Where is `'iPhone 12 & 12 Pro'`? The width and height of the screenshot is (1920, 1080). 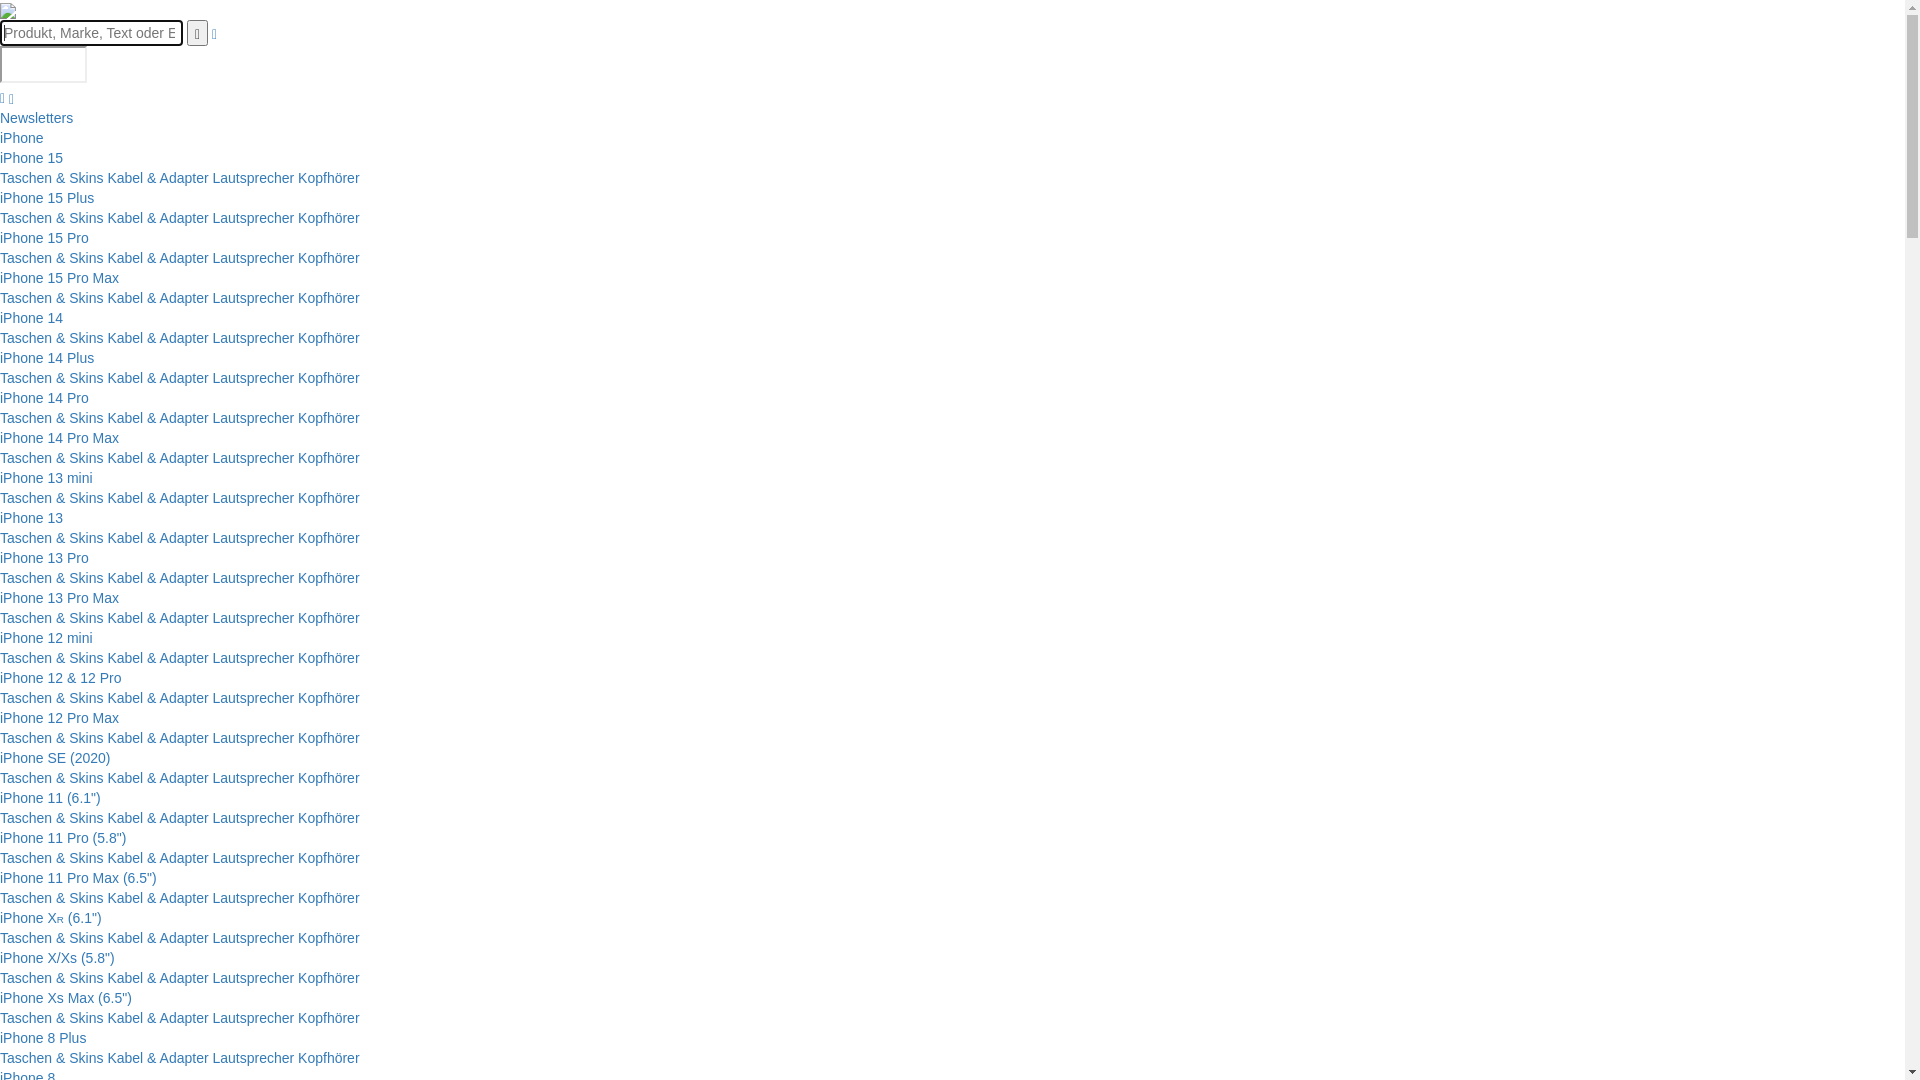 'iPhone 12 & 12 Pro' is located at coordinates (60, 677).